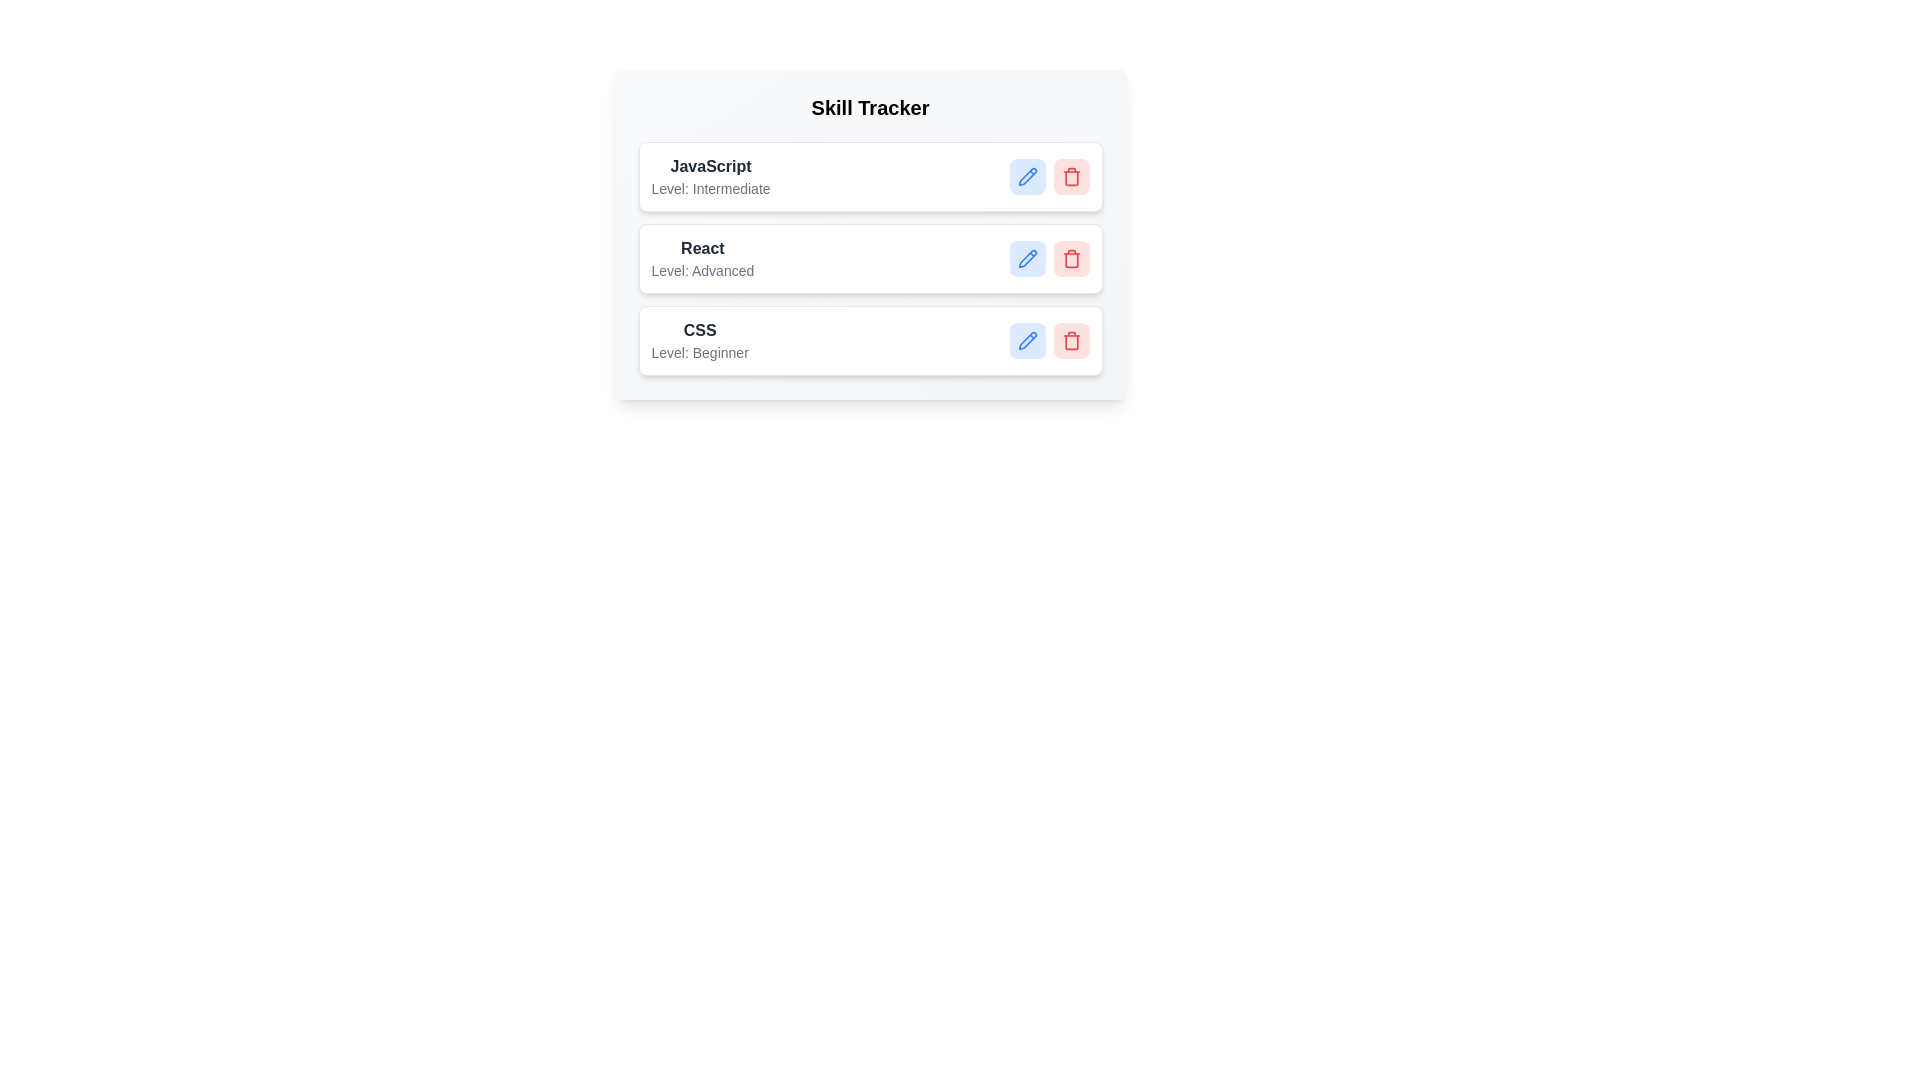 This screenshot has width=1920, height=1080. Describe the element at coordinates (1027, 339) in the screenshot. I see `edit button for the skill labeled CSS` at that location.